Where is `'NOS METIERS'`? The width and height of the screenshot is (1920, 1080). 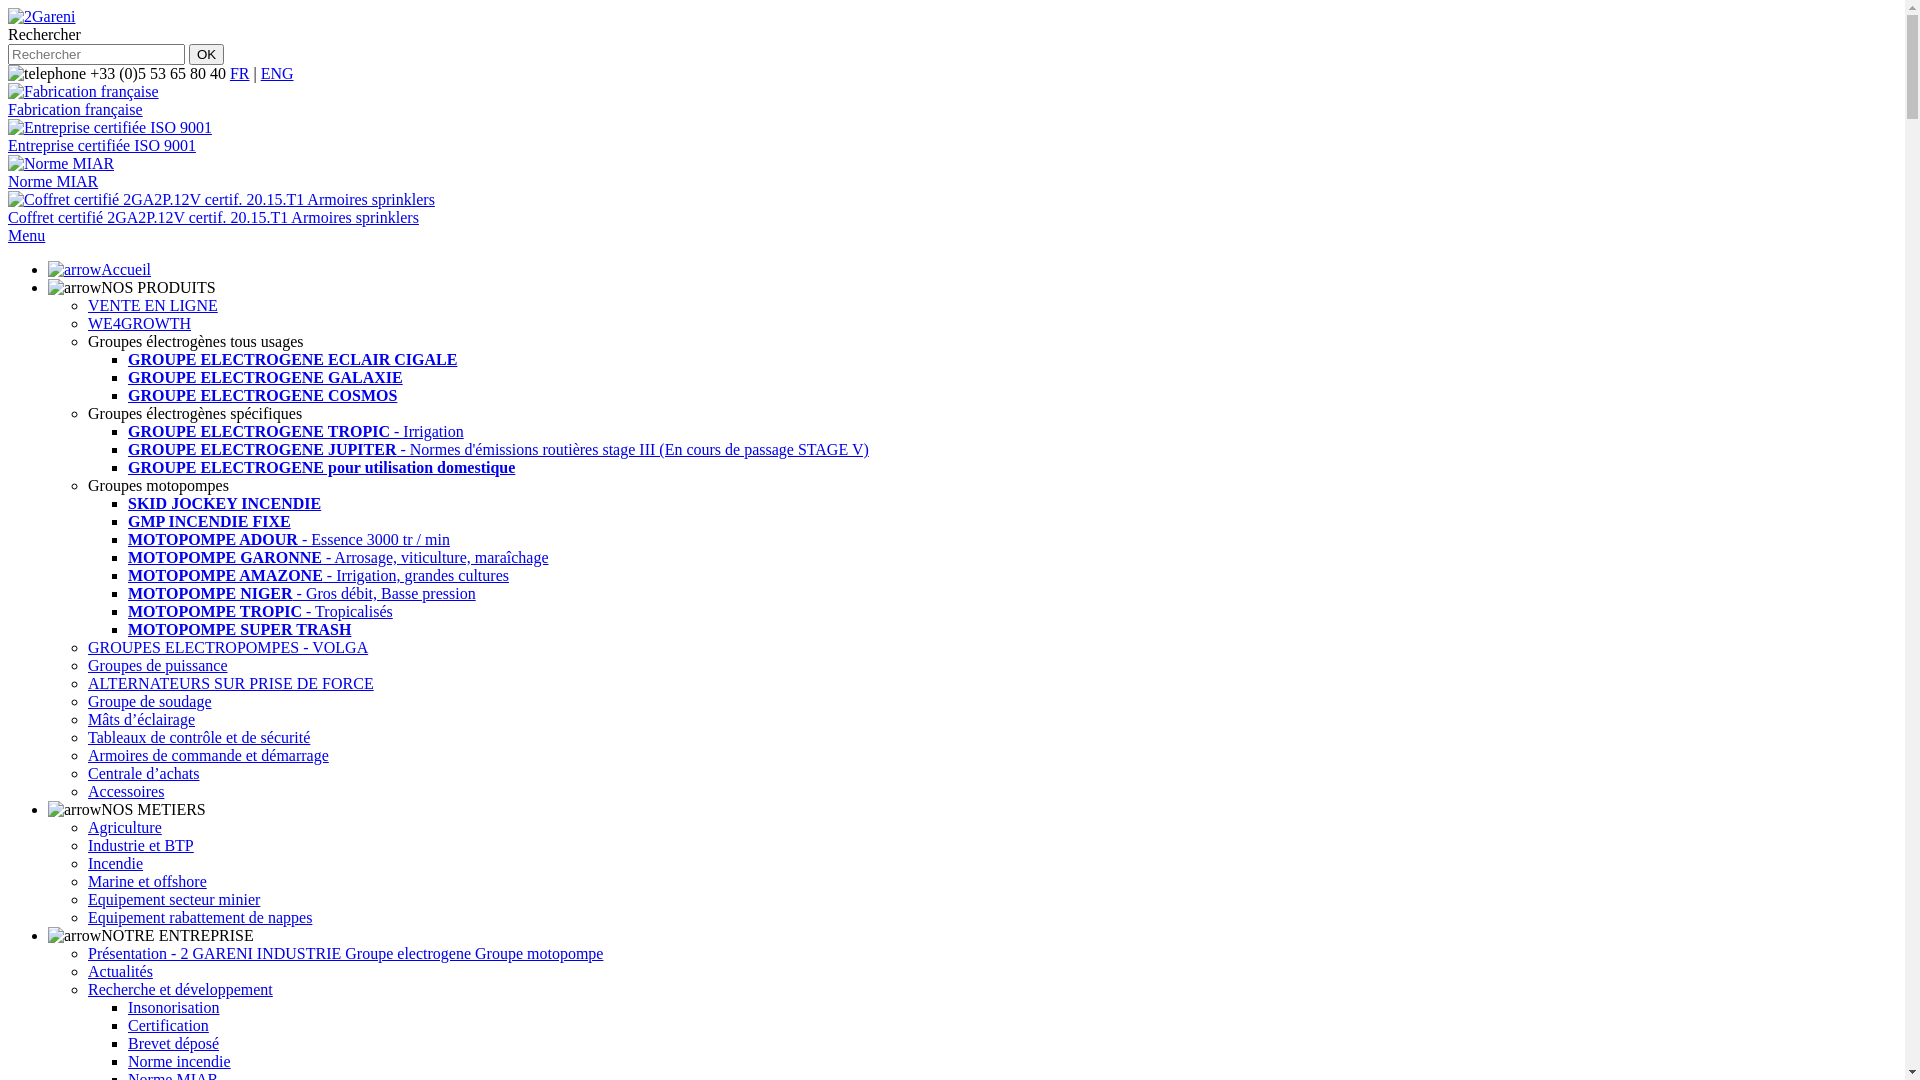 'NOS METIERS' is located at coordinates (125, 808).